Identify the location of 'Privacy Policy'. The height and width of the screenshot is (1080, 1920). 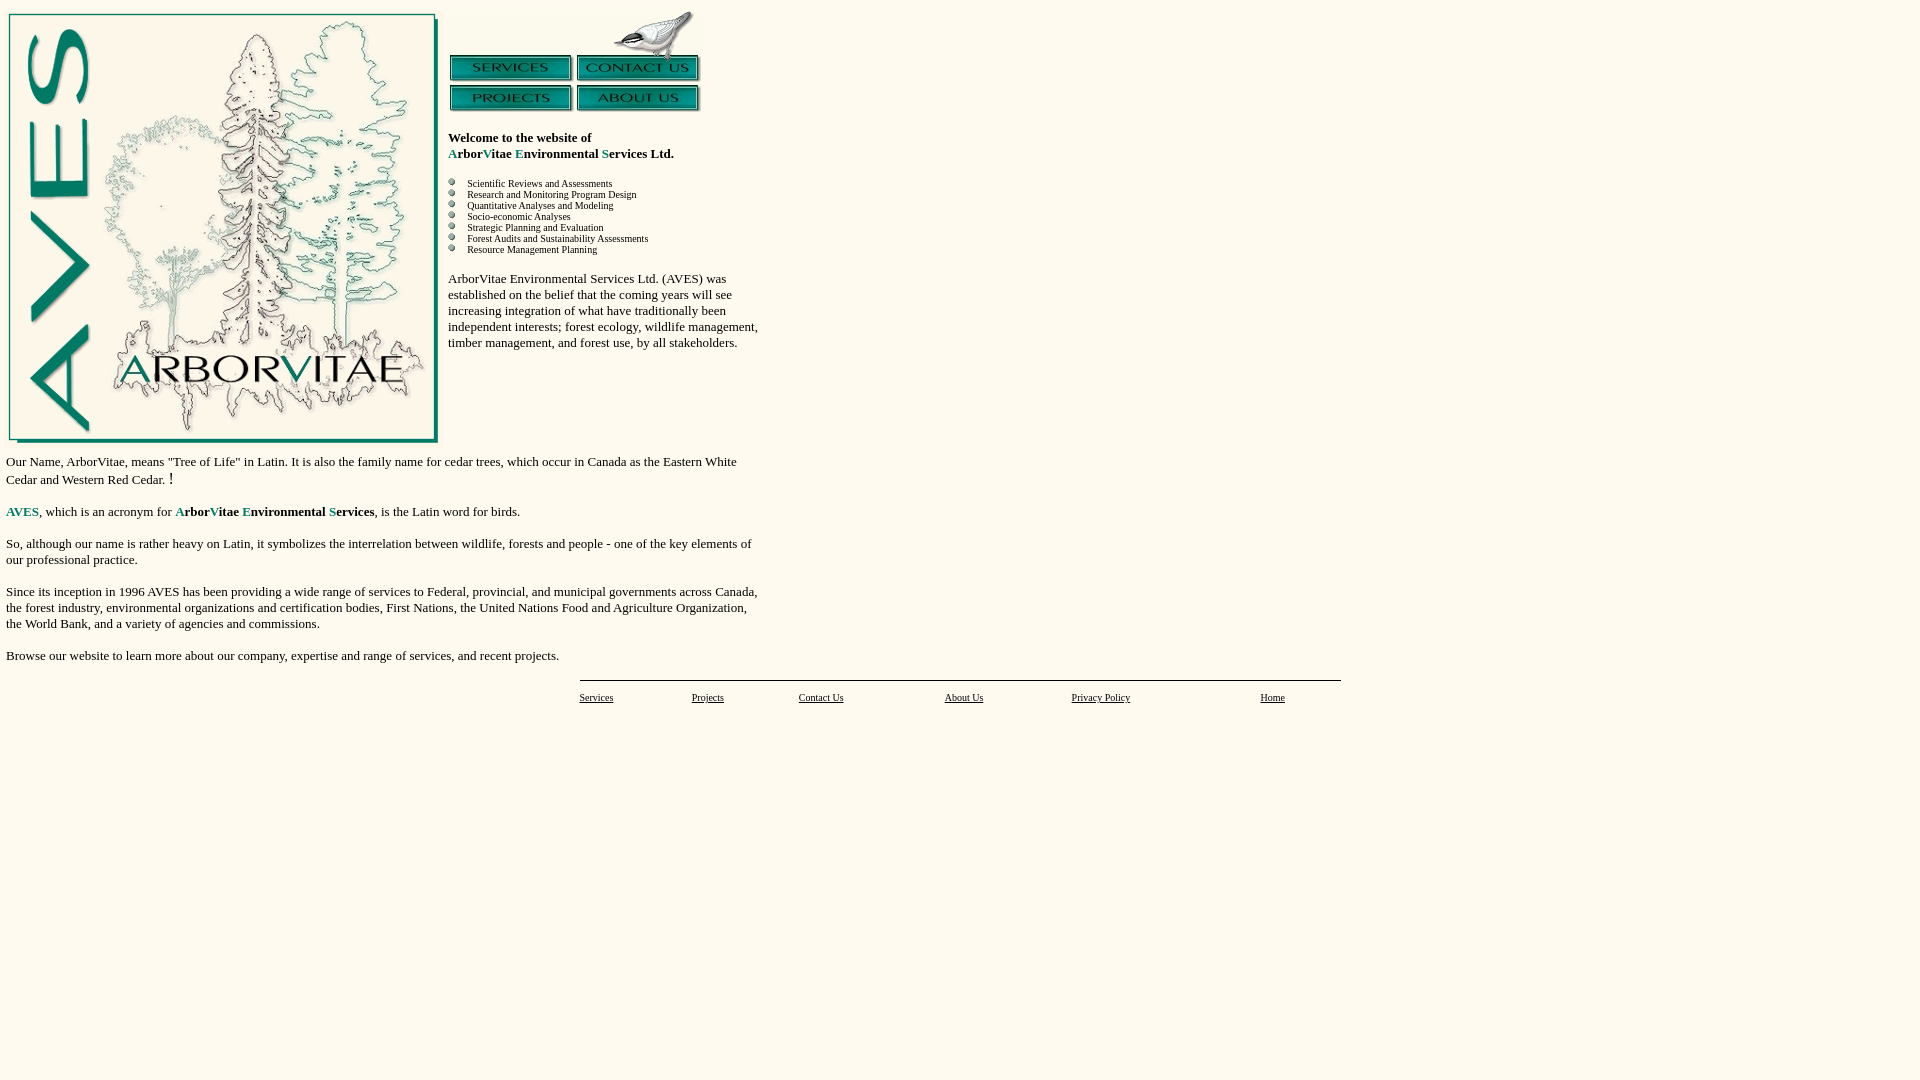
(1100, 701).